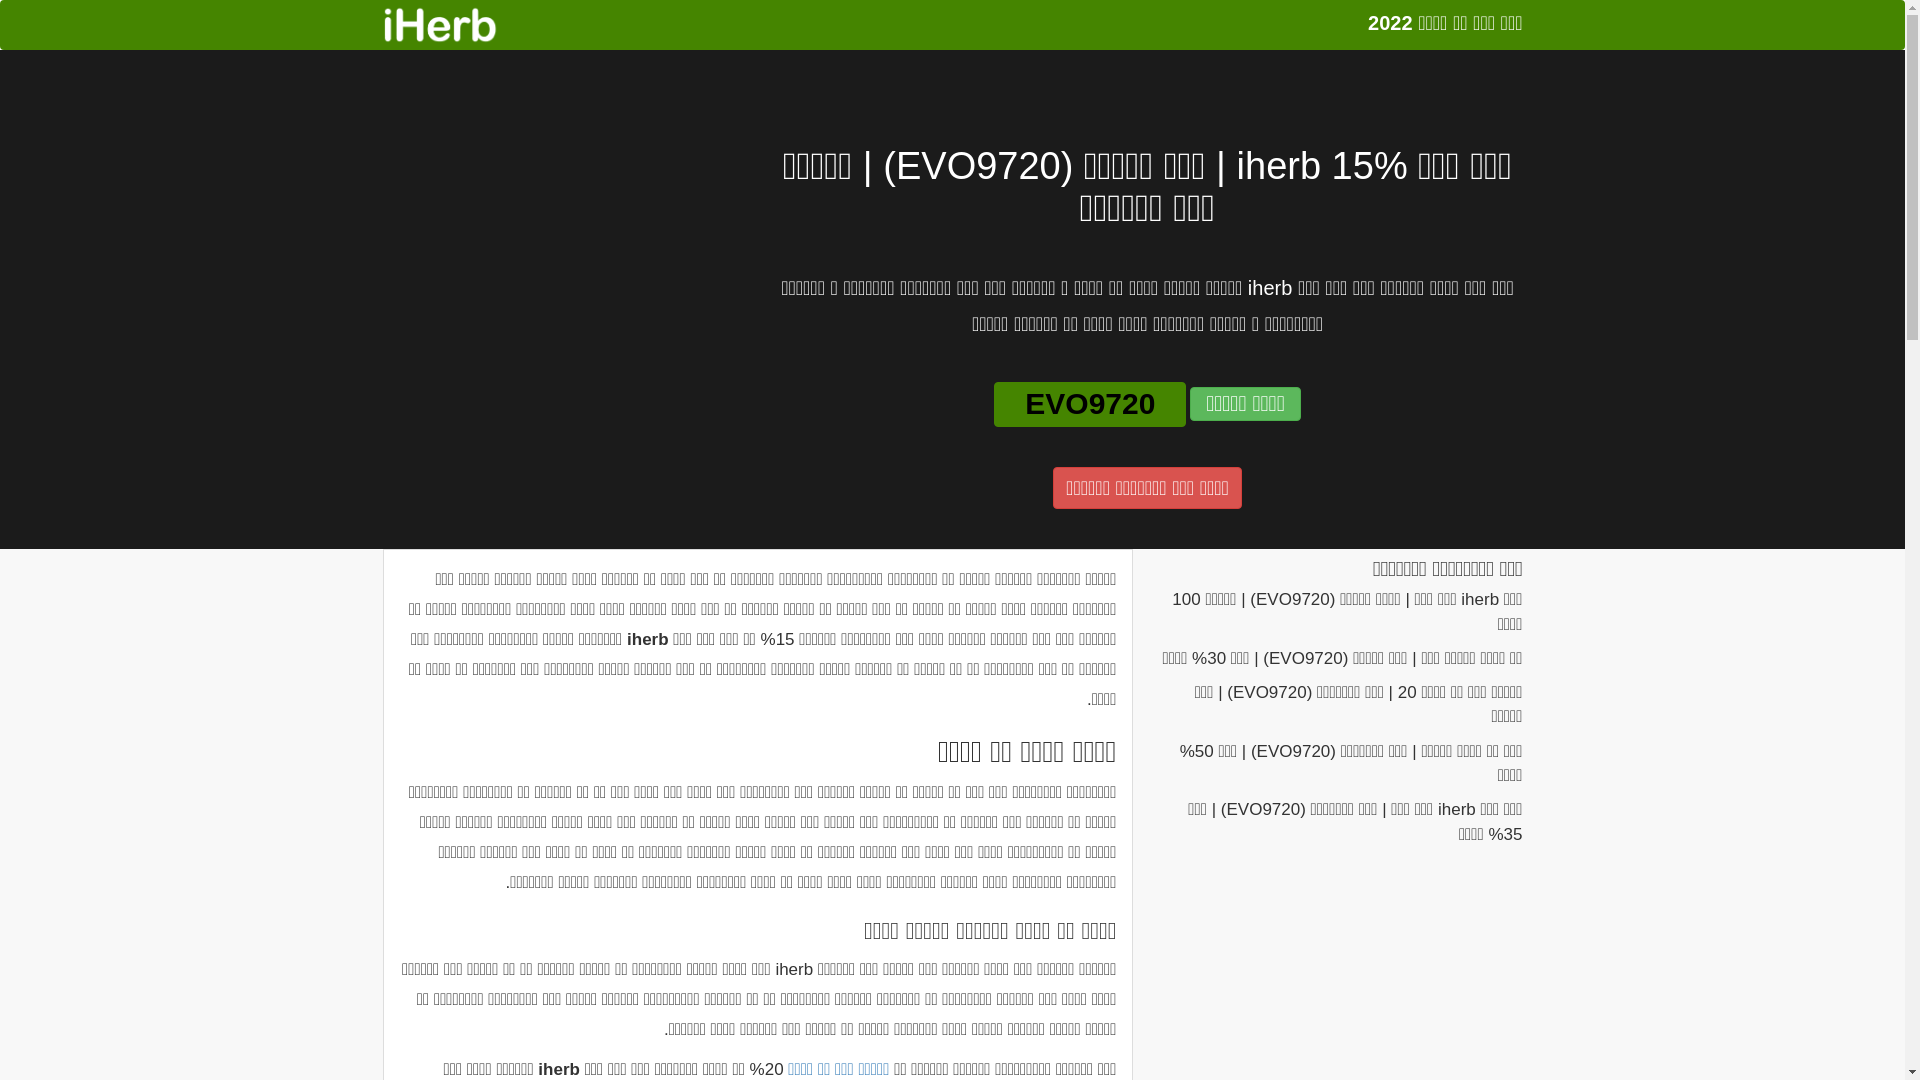  What do you see at coordinates (1088, 404) in the screenshot?
I see `'EVO9720'` at bounding box center [1088, 404].